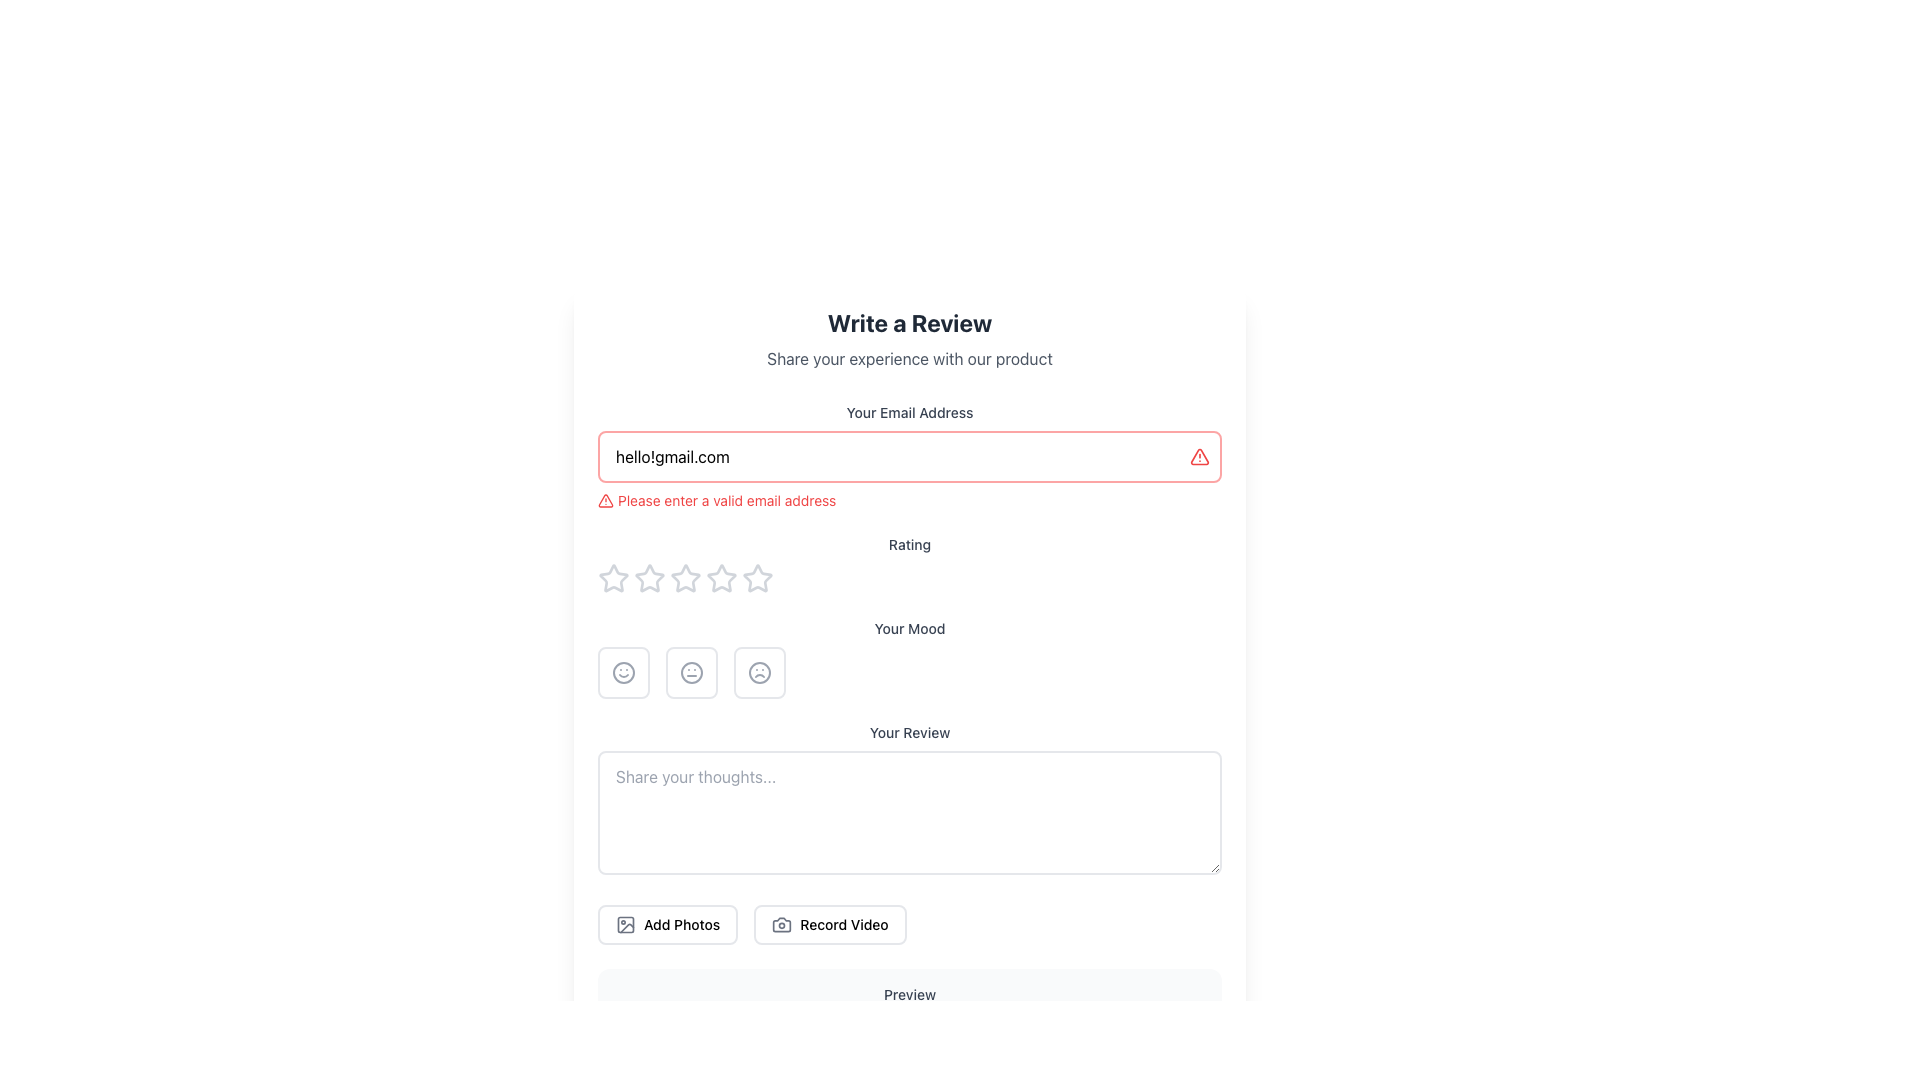  Describe the element at coordinates (691, 672) in the screenshot. I see `the neutral mood selection button, which is the second button in a horizontal row of three mood selection icons located below the 'Rating' section and above the 'Your Review' input area` at that location.